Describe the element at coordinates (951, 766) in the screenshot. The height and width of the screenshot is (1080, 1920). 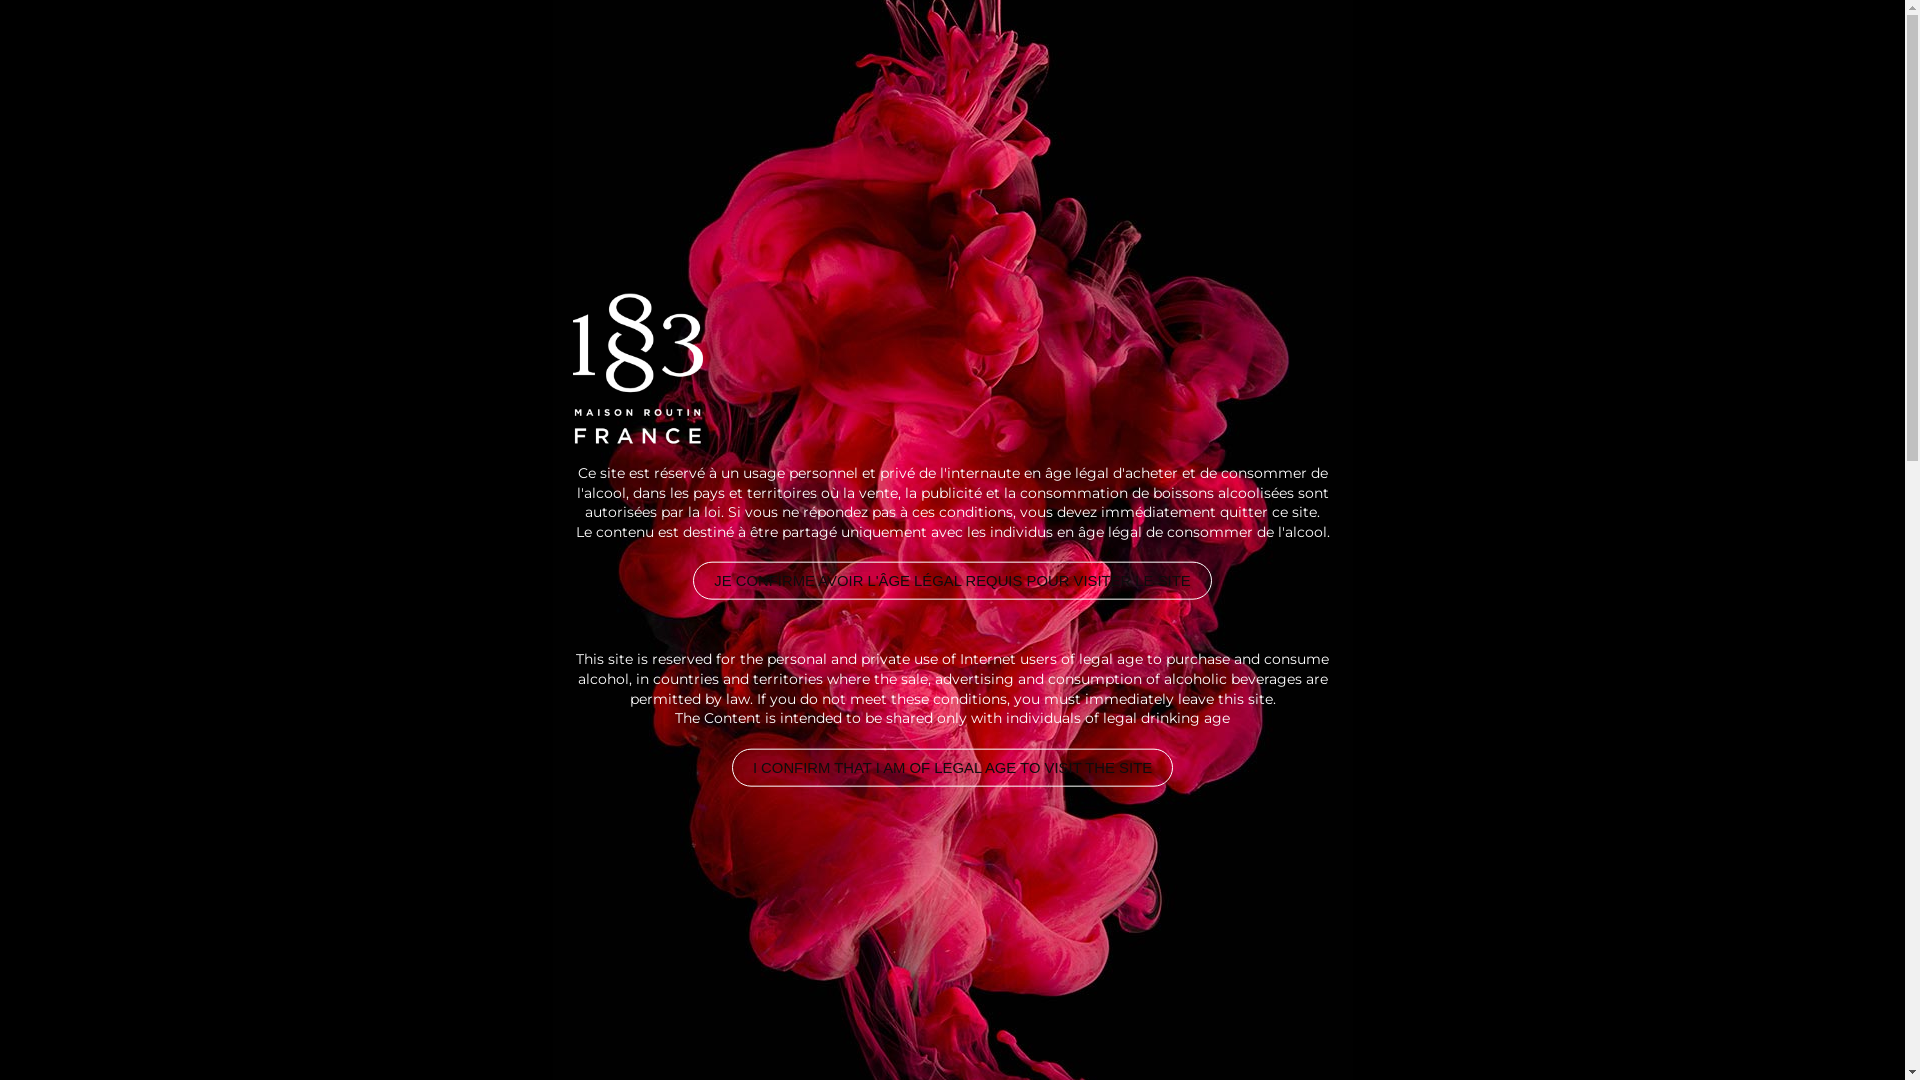
I see `'I CONFIRM THAT I AM OF LEGAL AGE TO VISIT THE SITE'` at that location.